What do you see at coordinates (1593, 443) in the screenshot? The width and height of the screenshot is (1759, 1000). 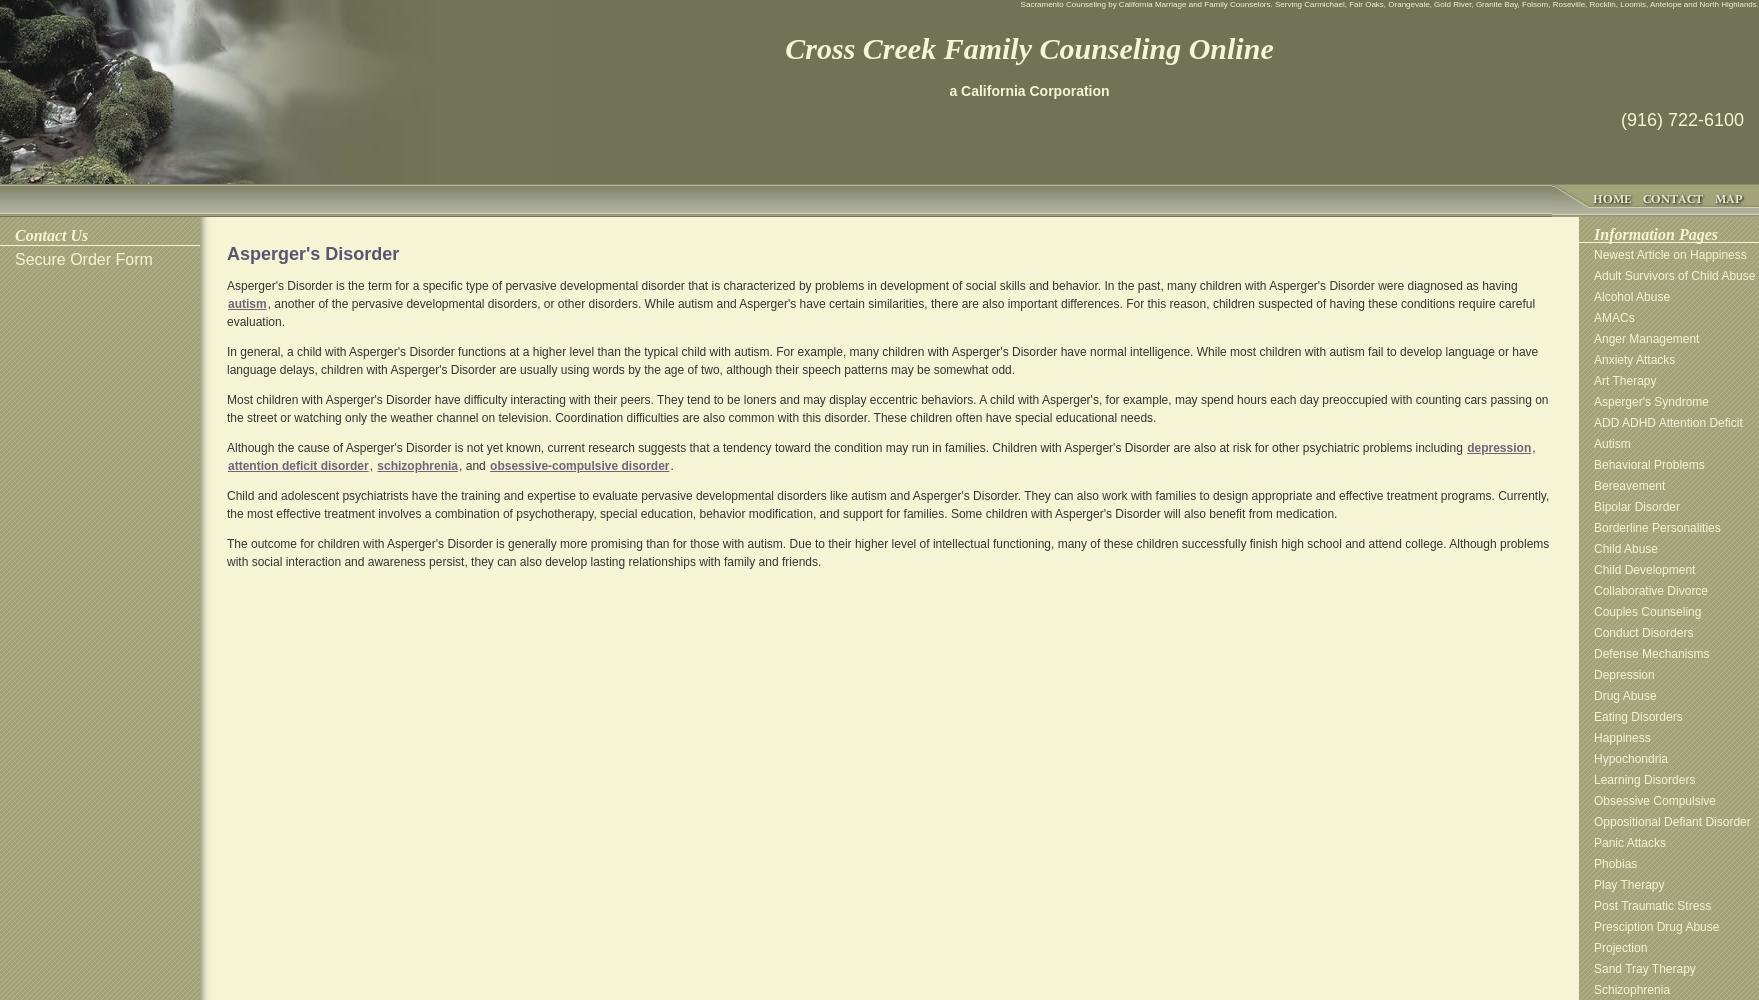 I see `'Autism'` at bounding box center [1593, 443].